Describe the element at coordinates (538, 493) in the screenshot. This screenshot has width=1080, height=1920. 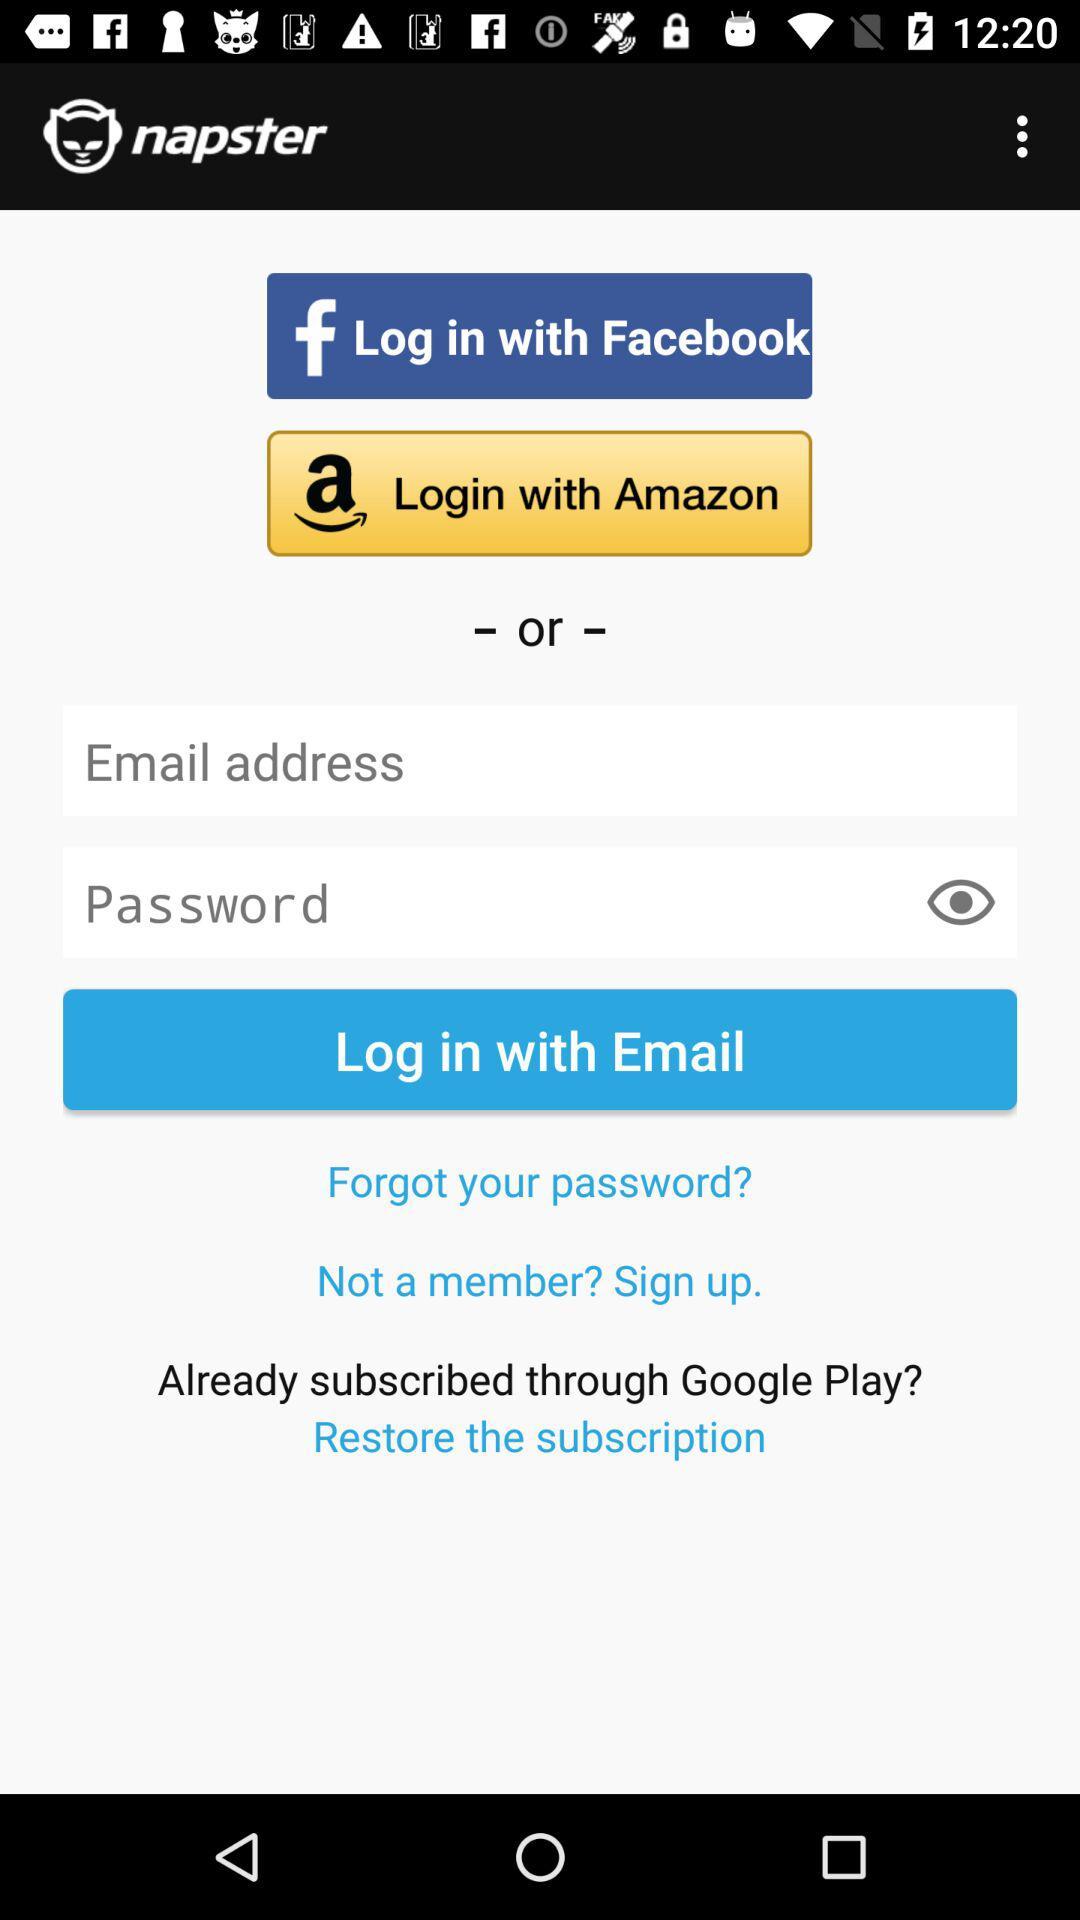
I see `the icon above or` at that location.